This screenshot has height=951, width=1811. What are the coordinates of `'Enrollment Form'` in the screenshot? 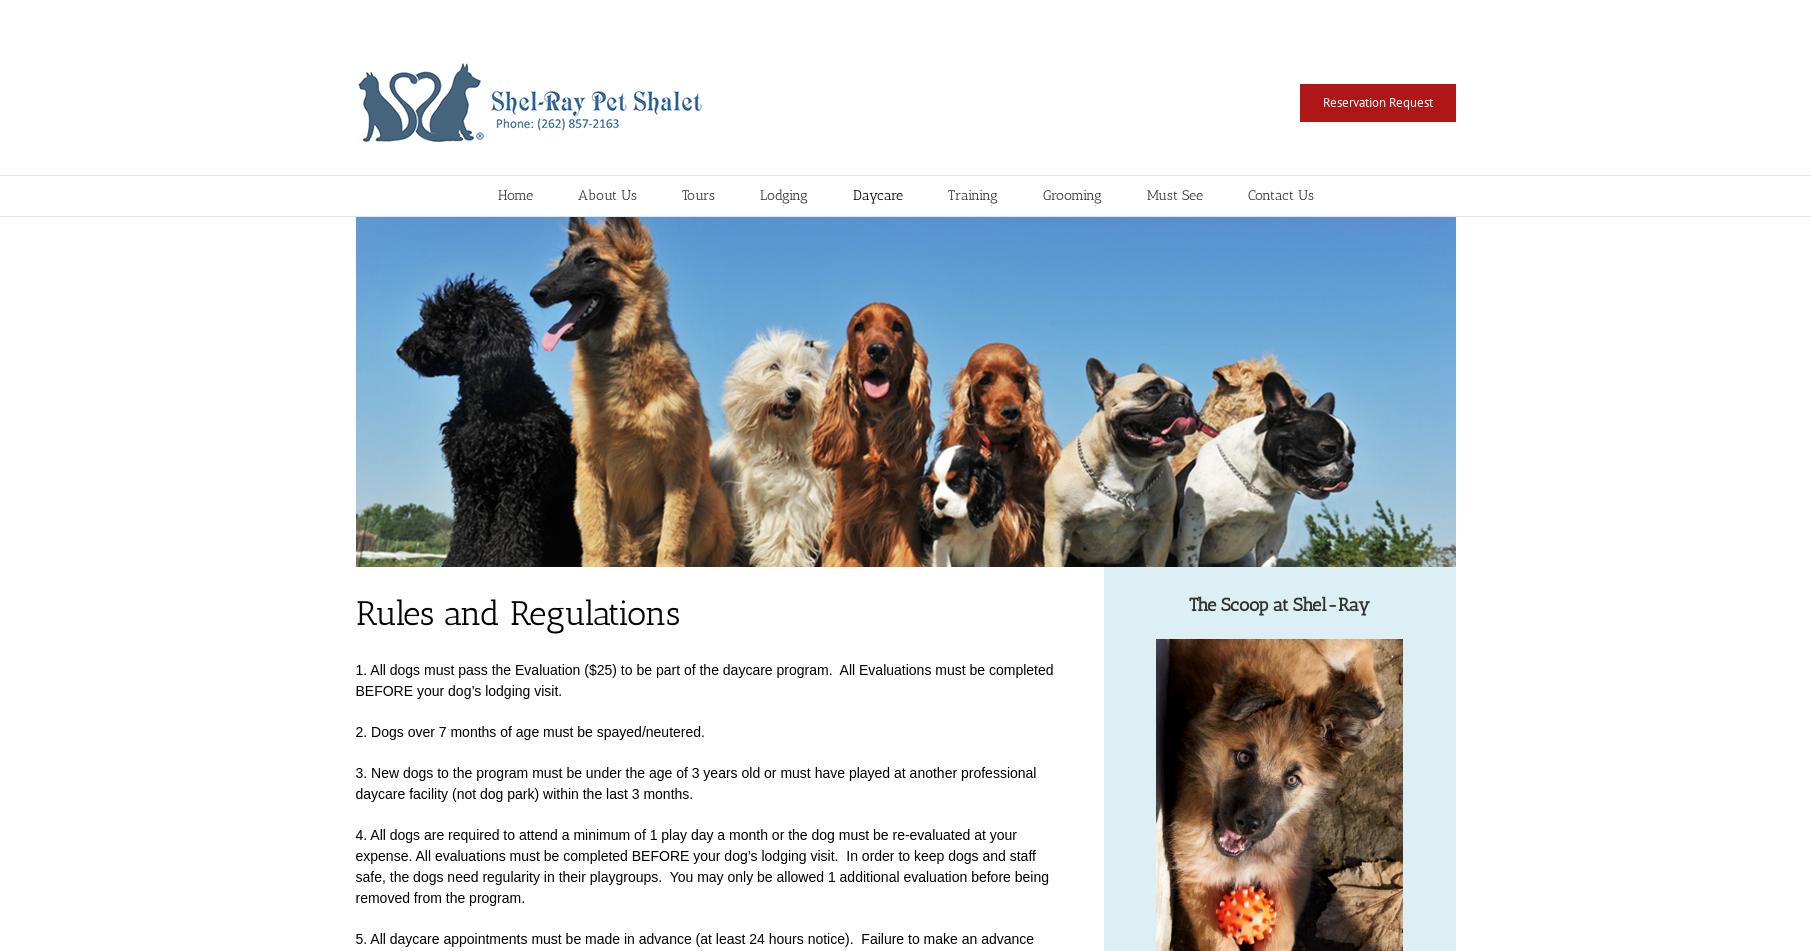 It's located at (850, 332).